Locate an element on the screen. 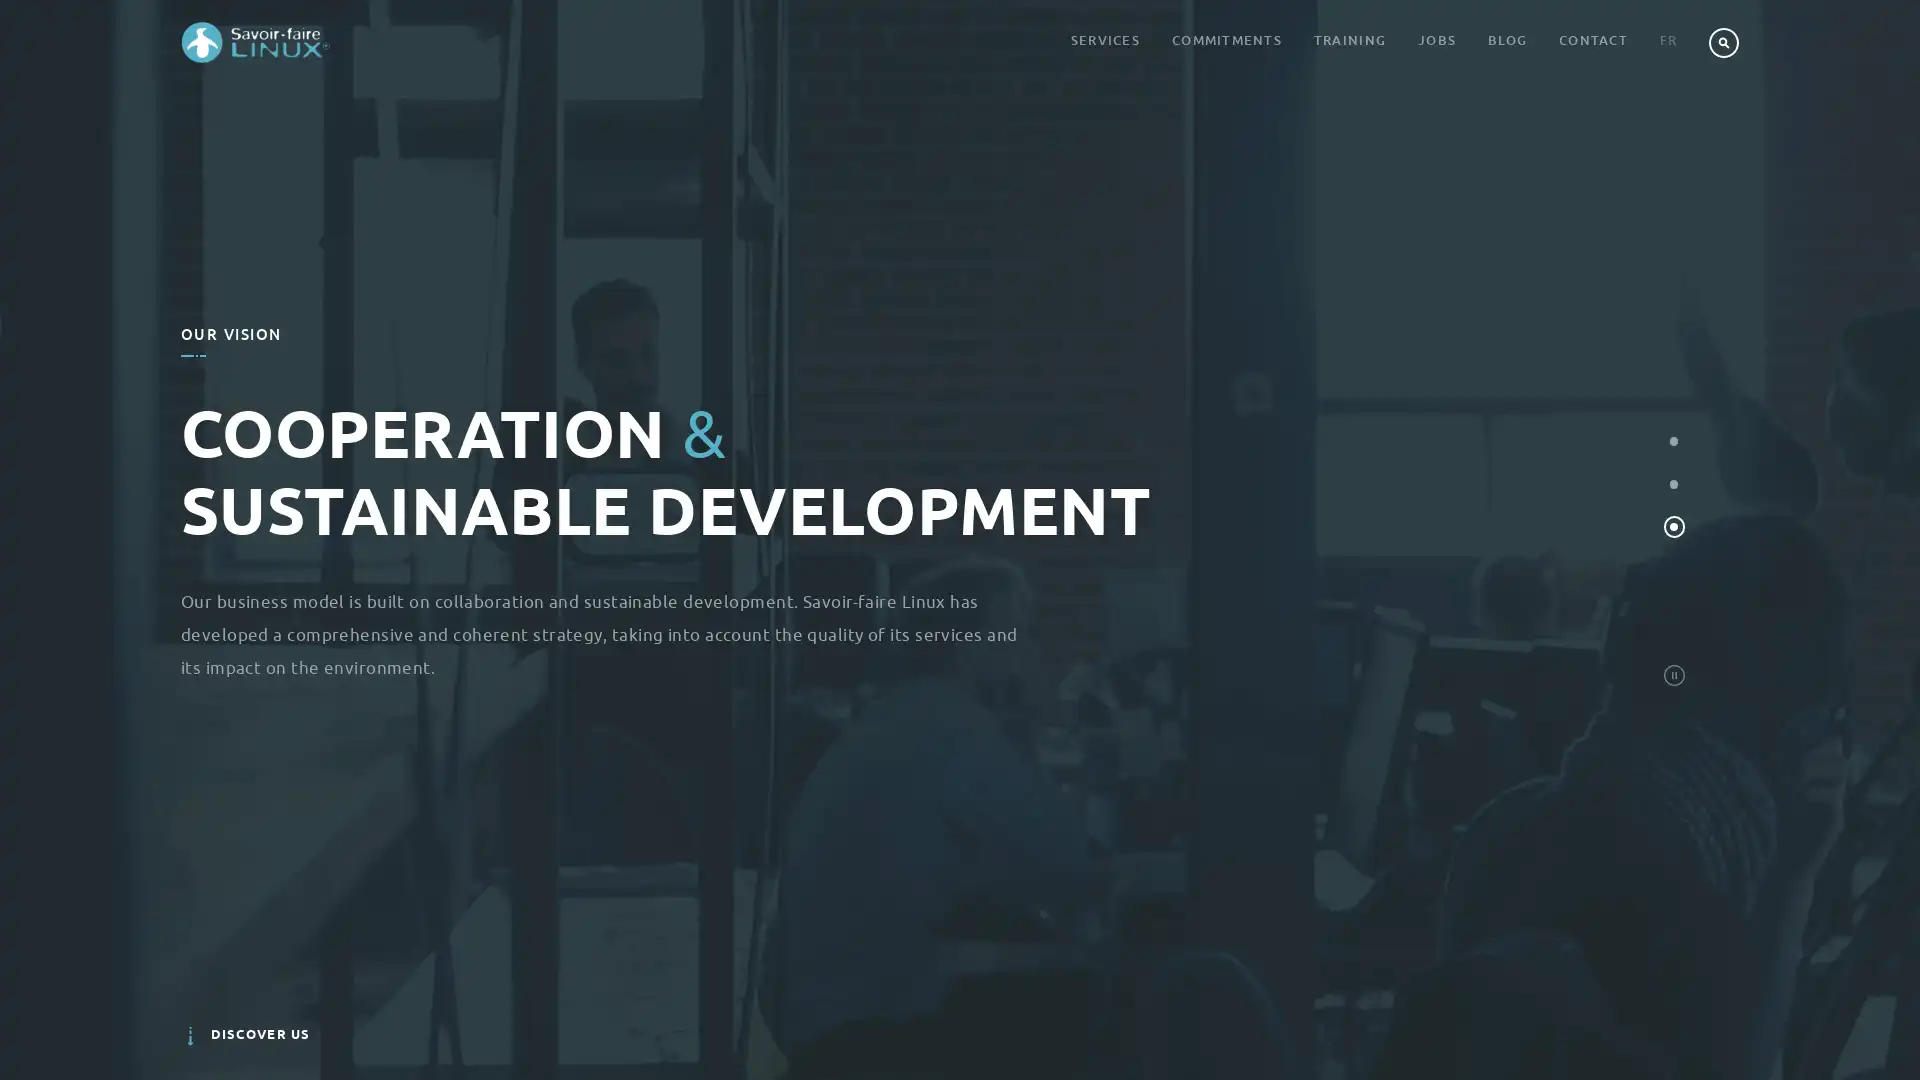  STOP_START_SLIDESHOW_LABEL is located at coordinates (1673, 675).